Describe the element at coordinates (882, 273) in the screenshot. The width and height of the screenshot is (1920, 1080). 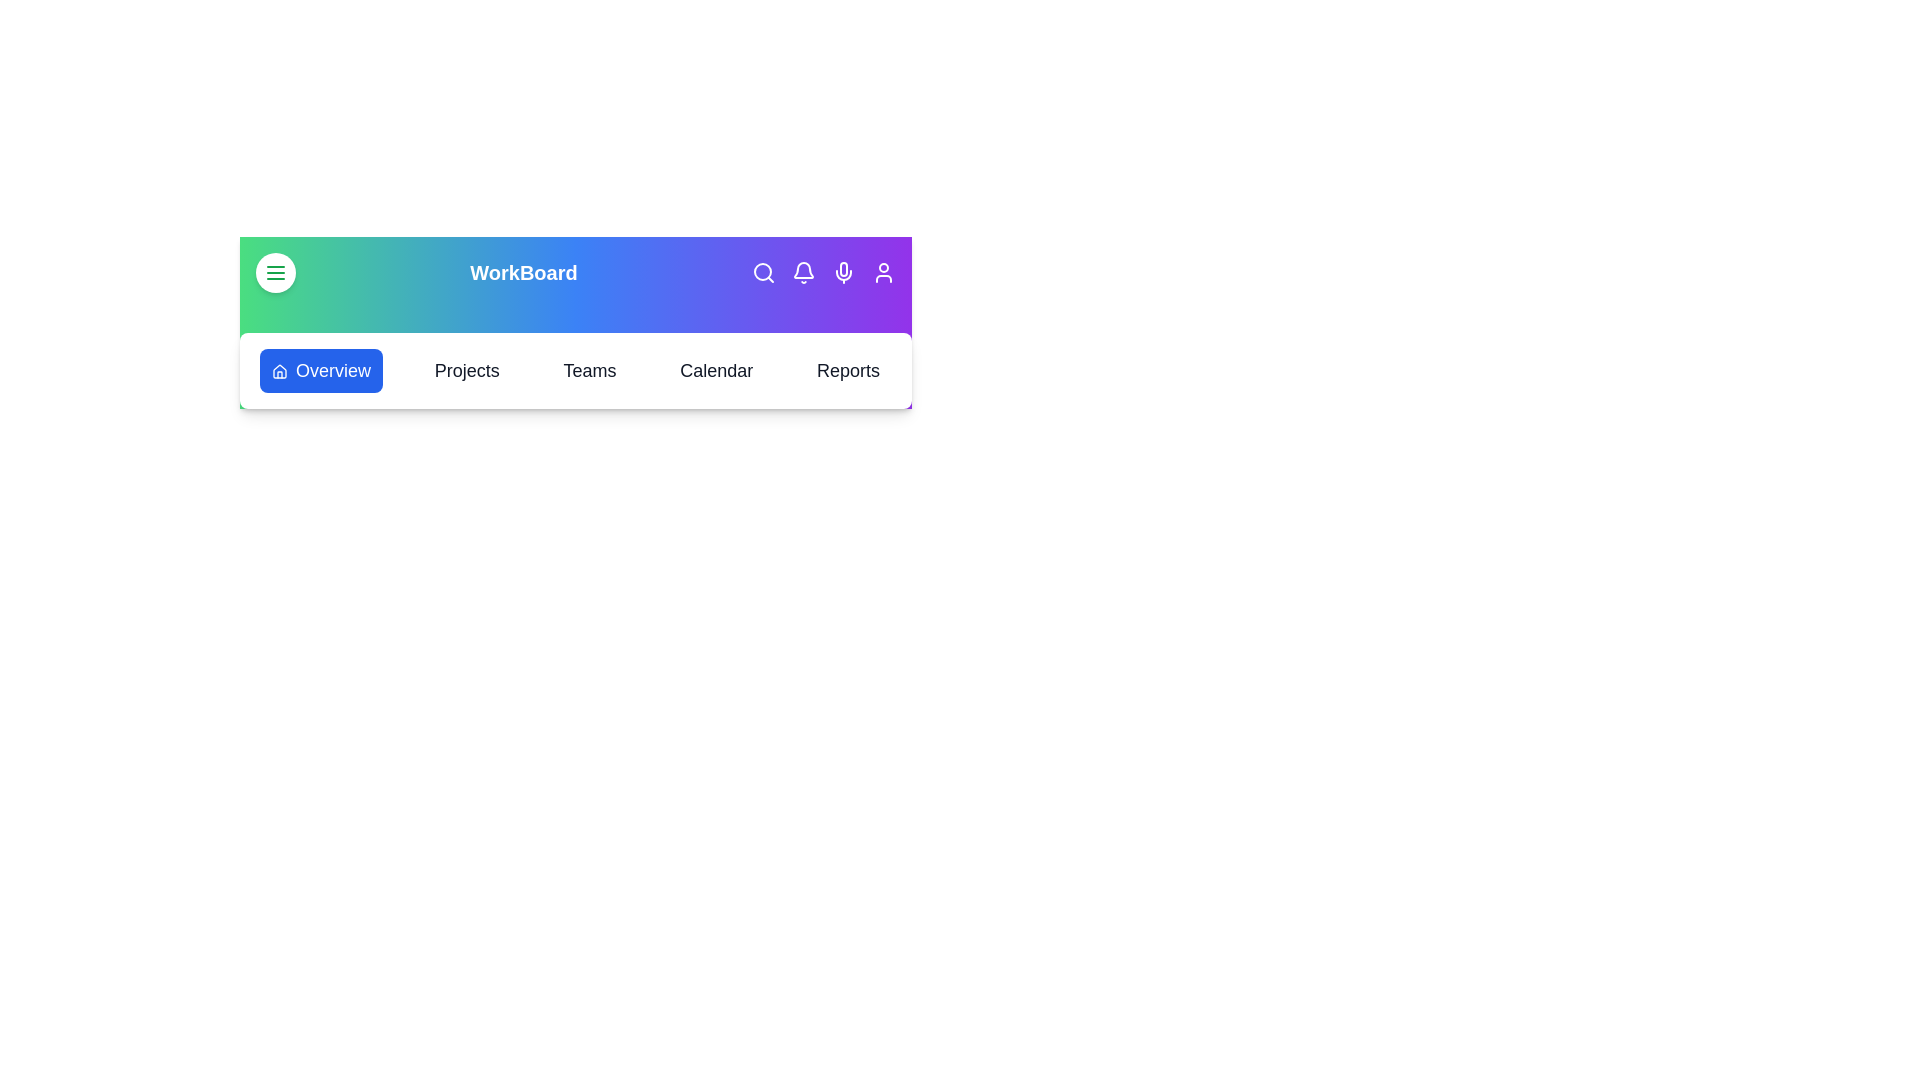
I see `the User Profile icon` at that location.